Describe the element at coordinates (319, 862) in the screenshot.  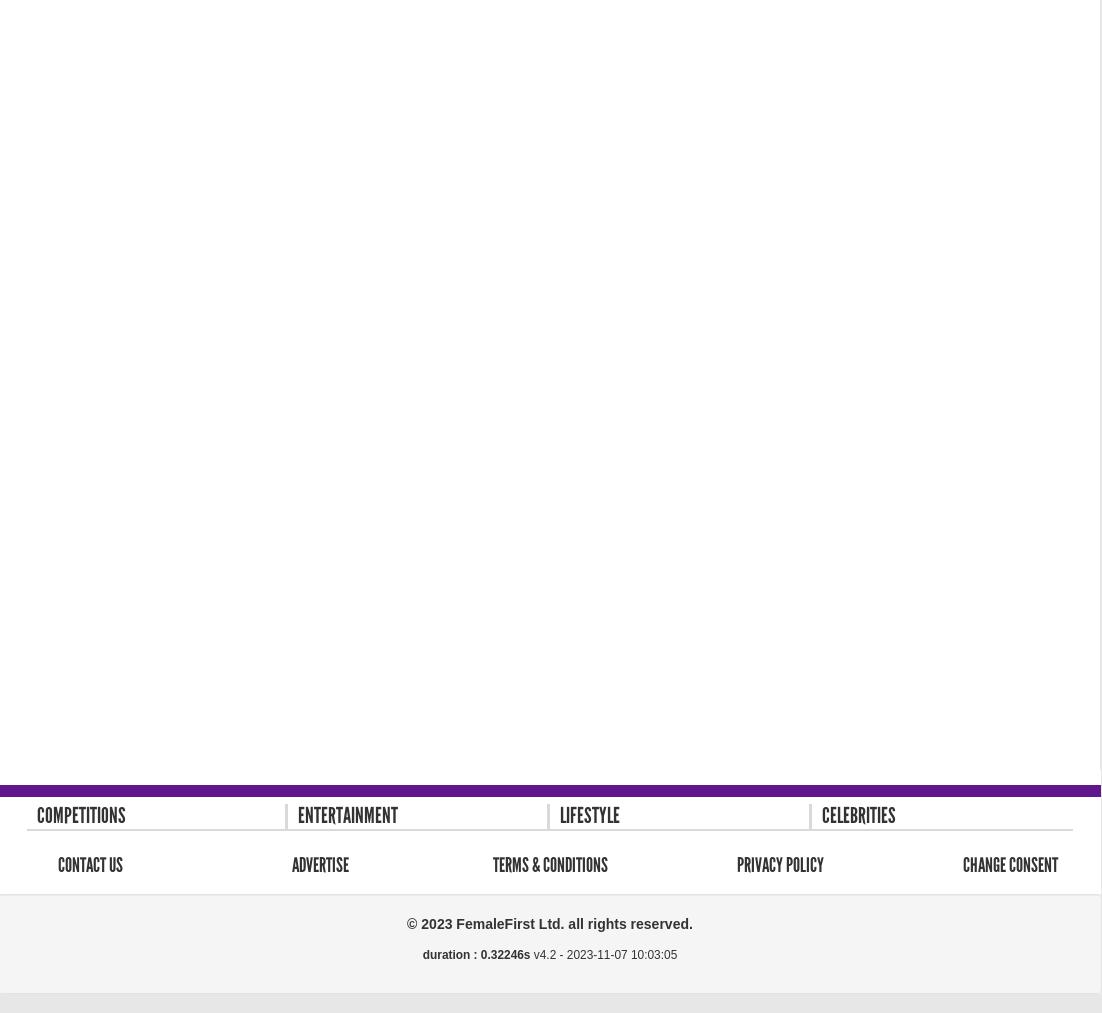
I see `'Advertise'` at that location.